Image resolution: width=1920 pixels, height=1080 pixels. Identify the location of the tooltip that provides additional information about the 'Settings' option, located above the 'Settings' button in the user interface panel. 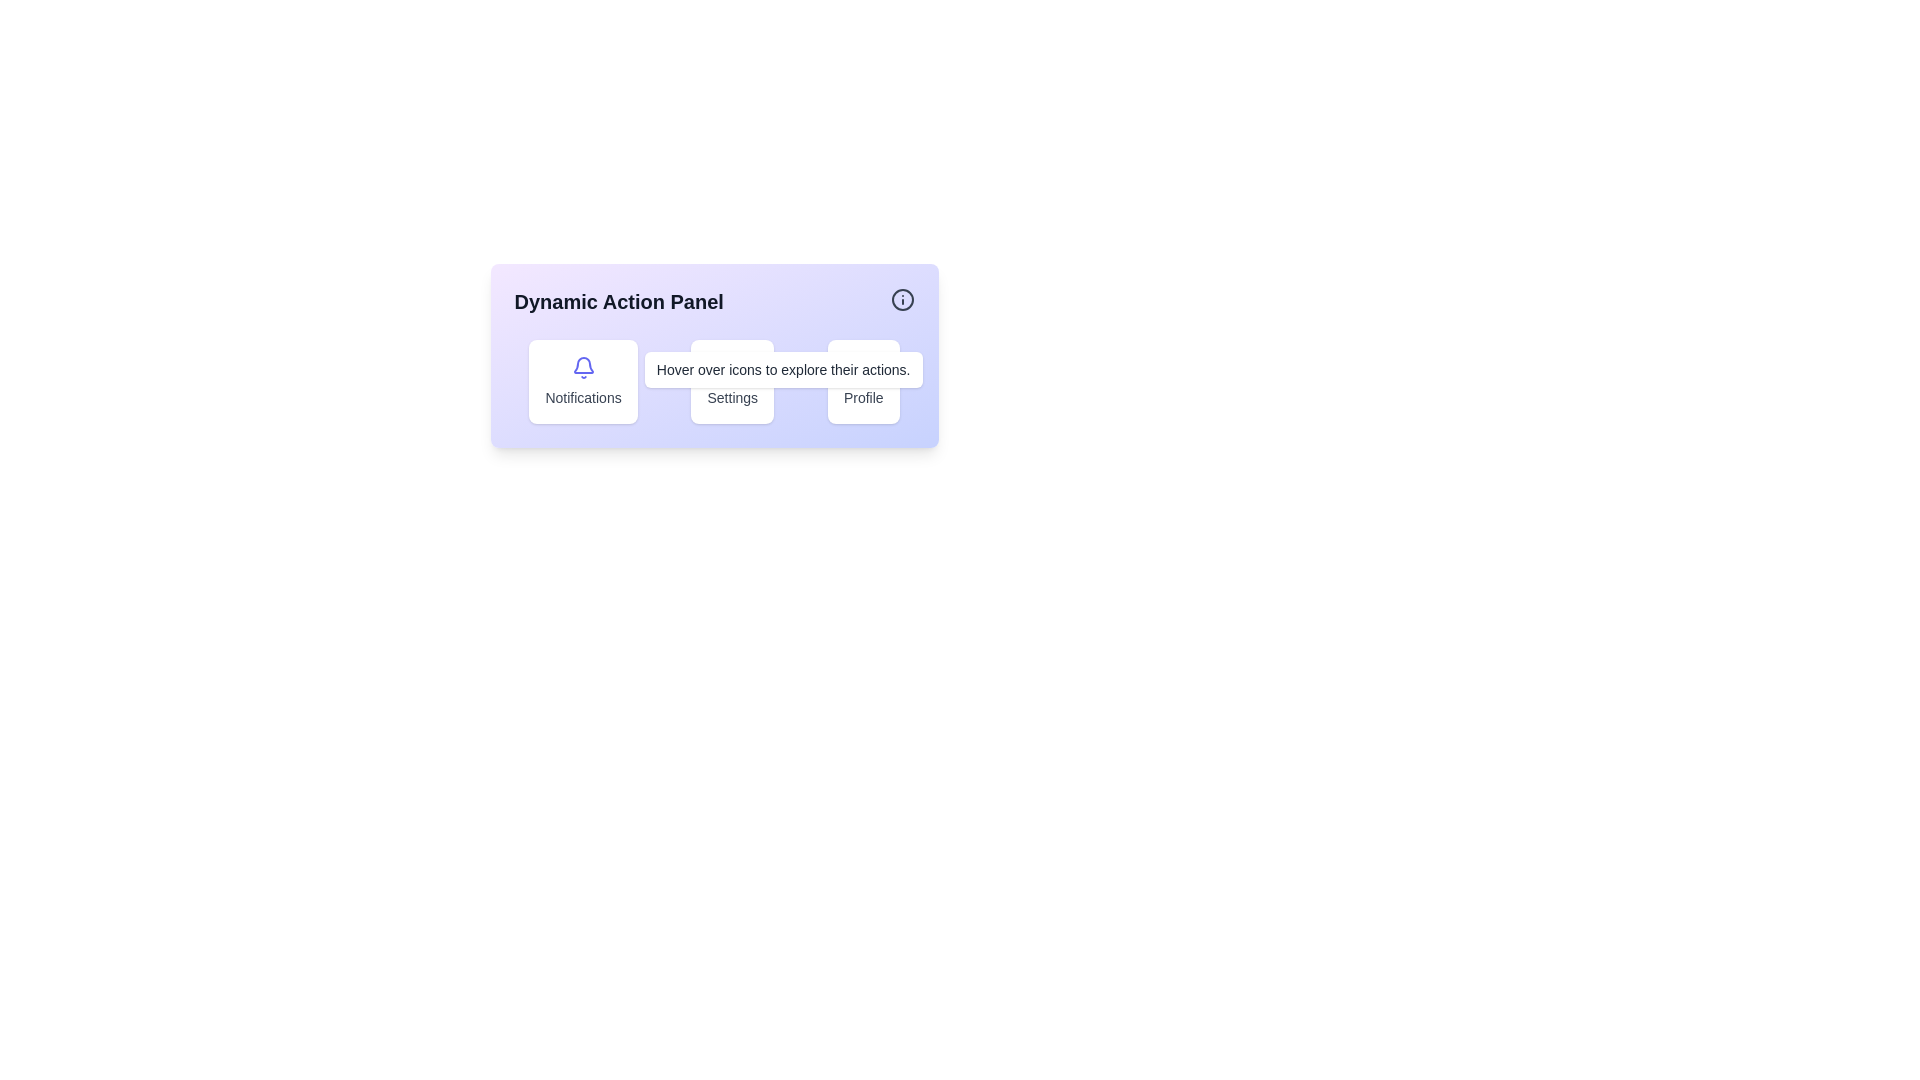
(731, 334).